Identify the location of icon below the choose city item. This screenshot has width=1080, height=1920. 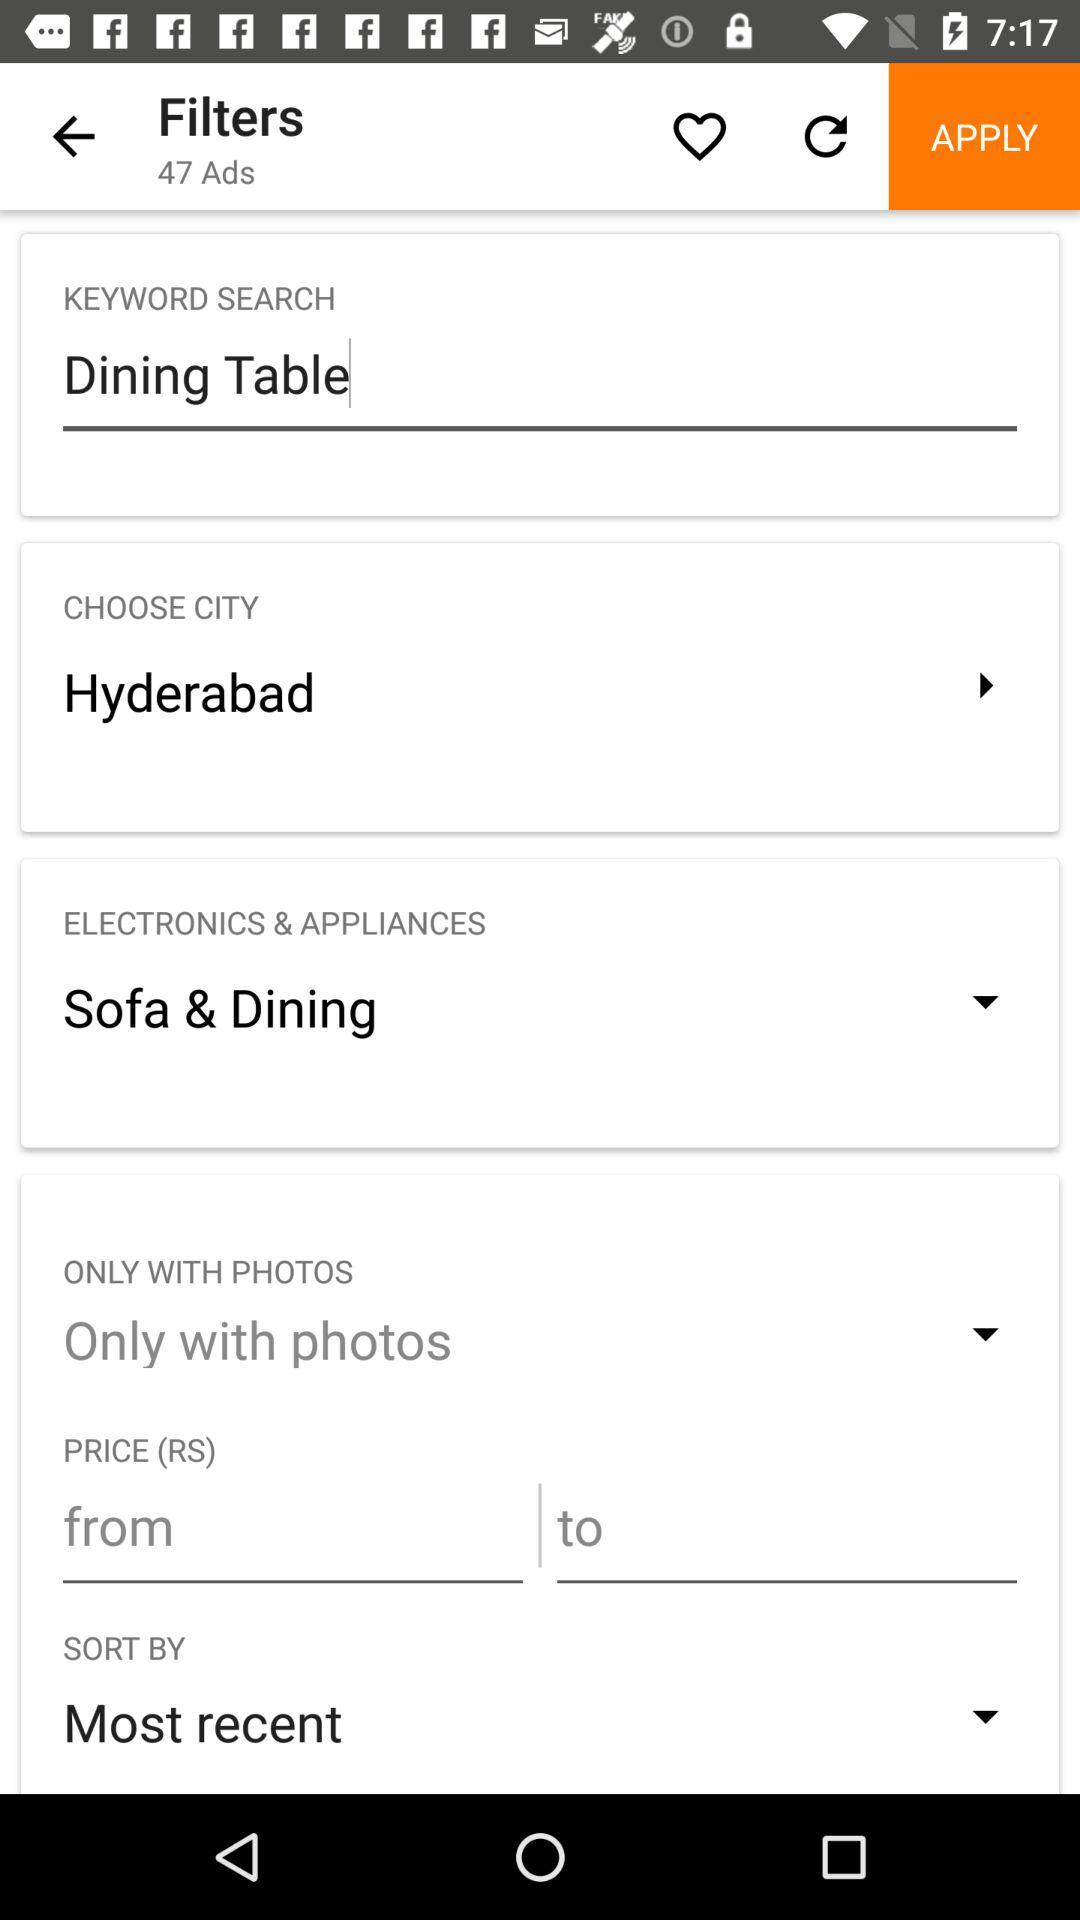
(540, 691).